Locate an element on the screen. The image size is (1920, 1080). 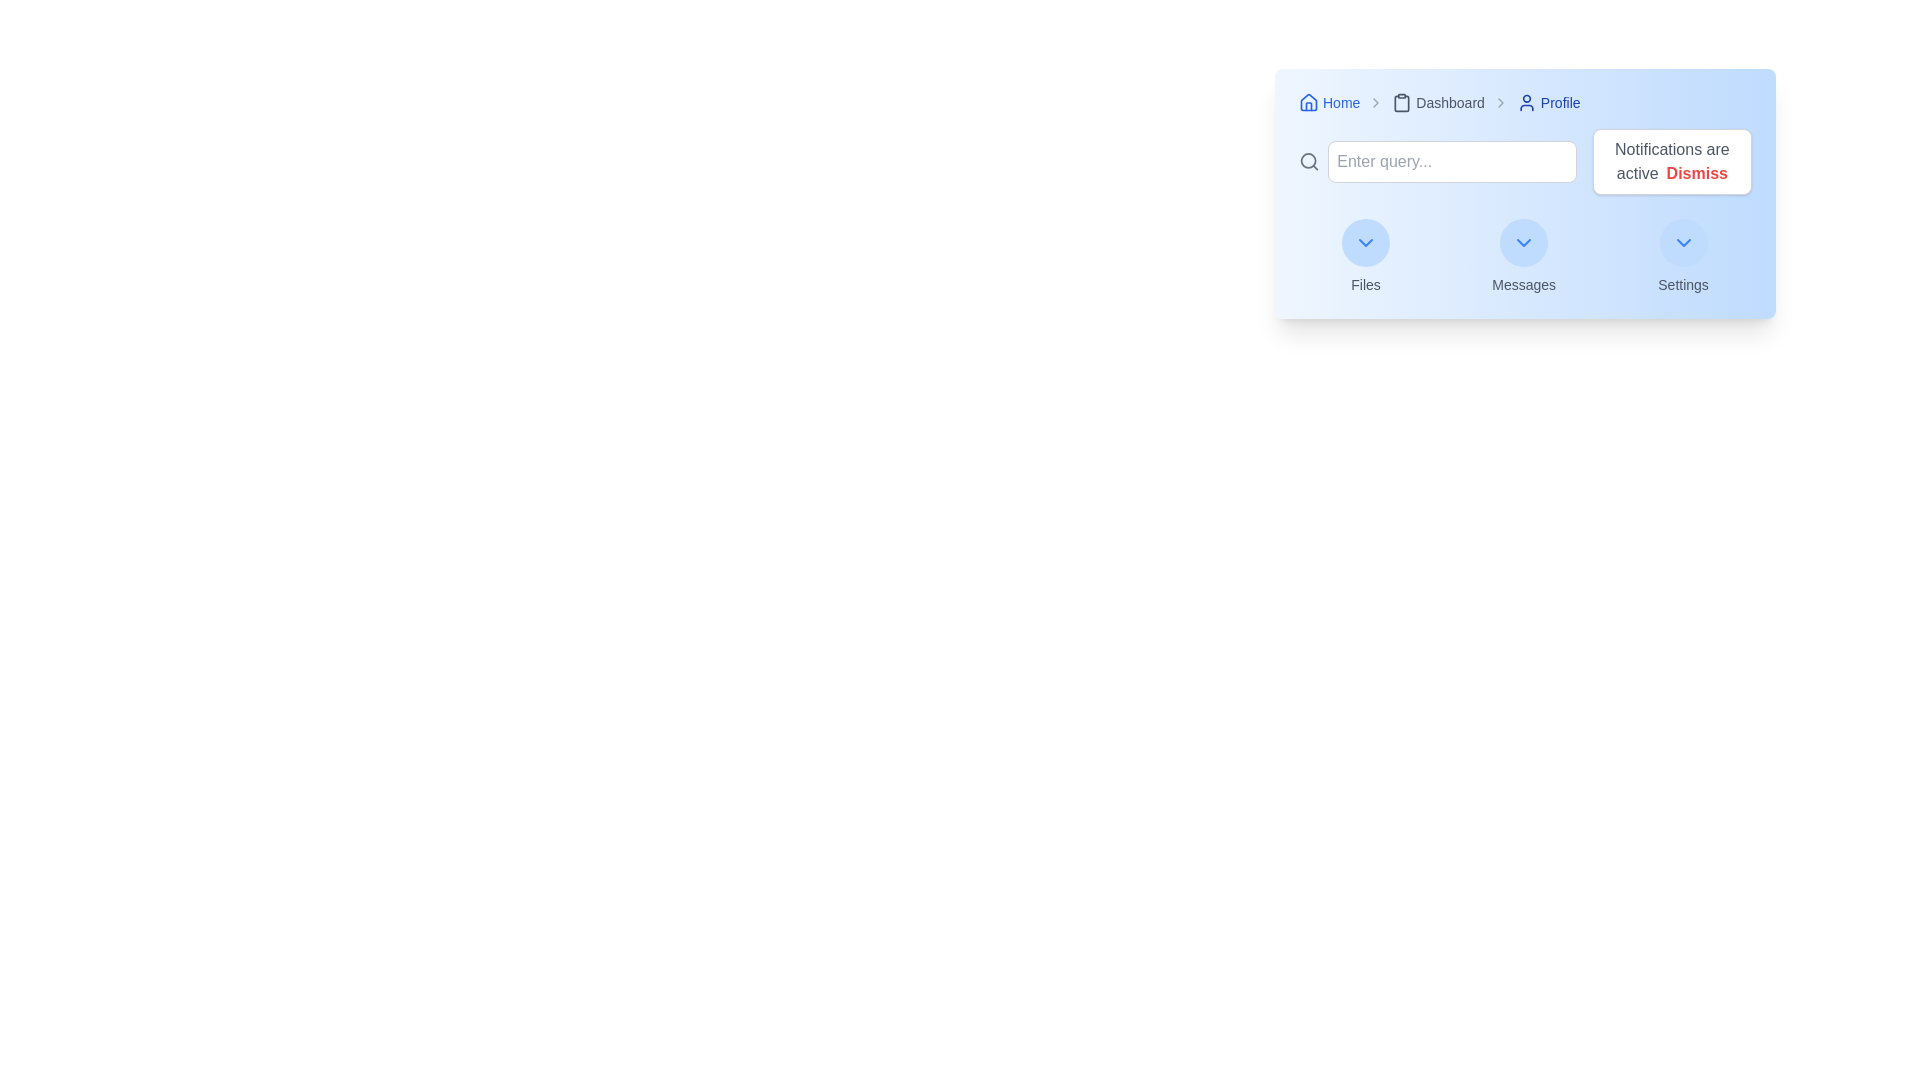
the 'Home' icon located in the top navigation bar, positioned to the left of the 'Home' text is located at coordinates (1309, 103).